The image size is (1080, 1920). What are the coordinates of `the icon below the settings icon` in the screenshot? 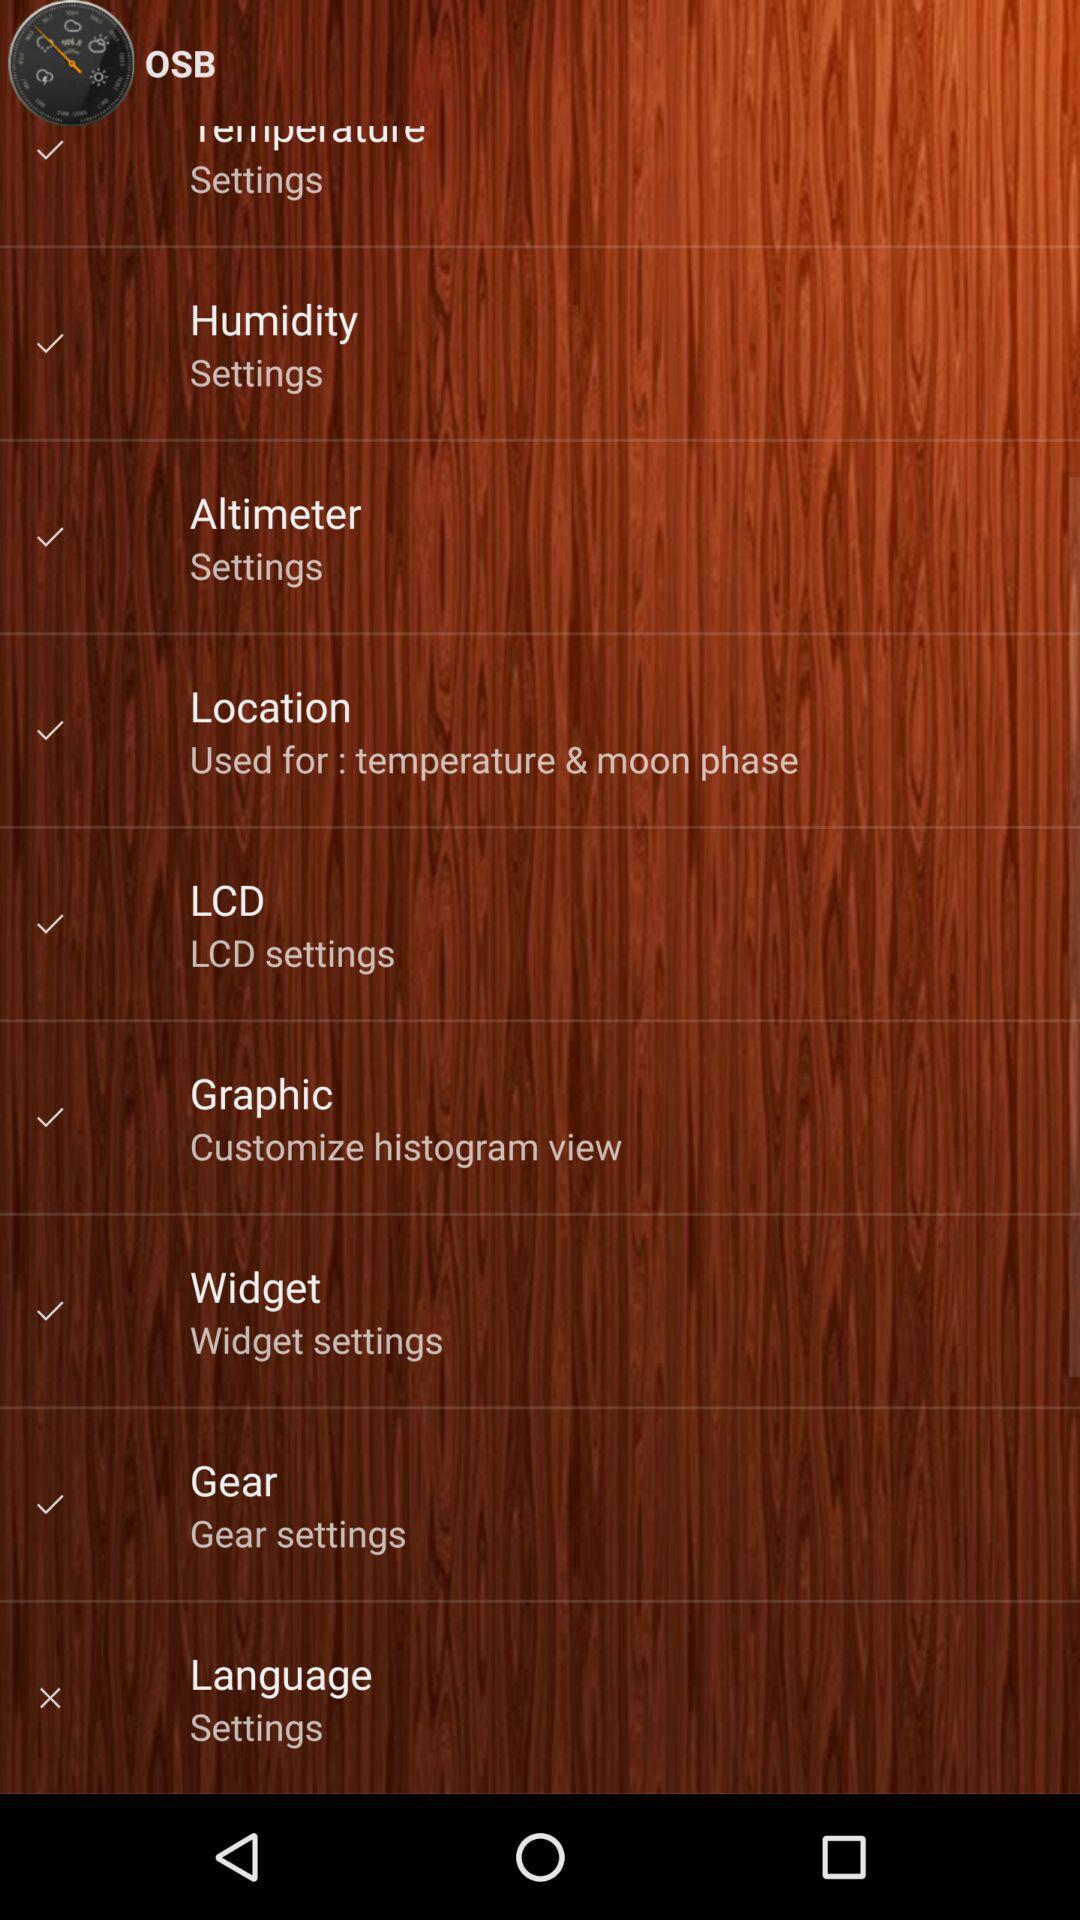 It's located at (274, 317).